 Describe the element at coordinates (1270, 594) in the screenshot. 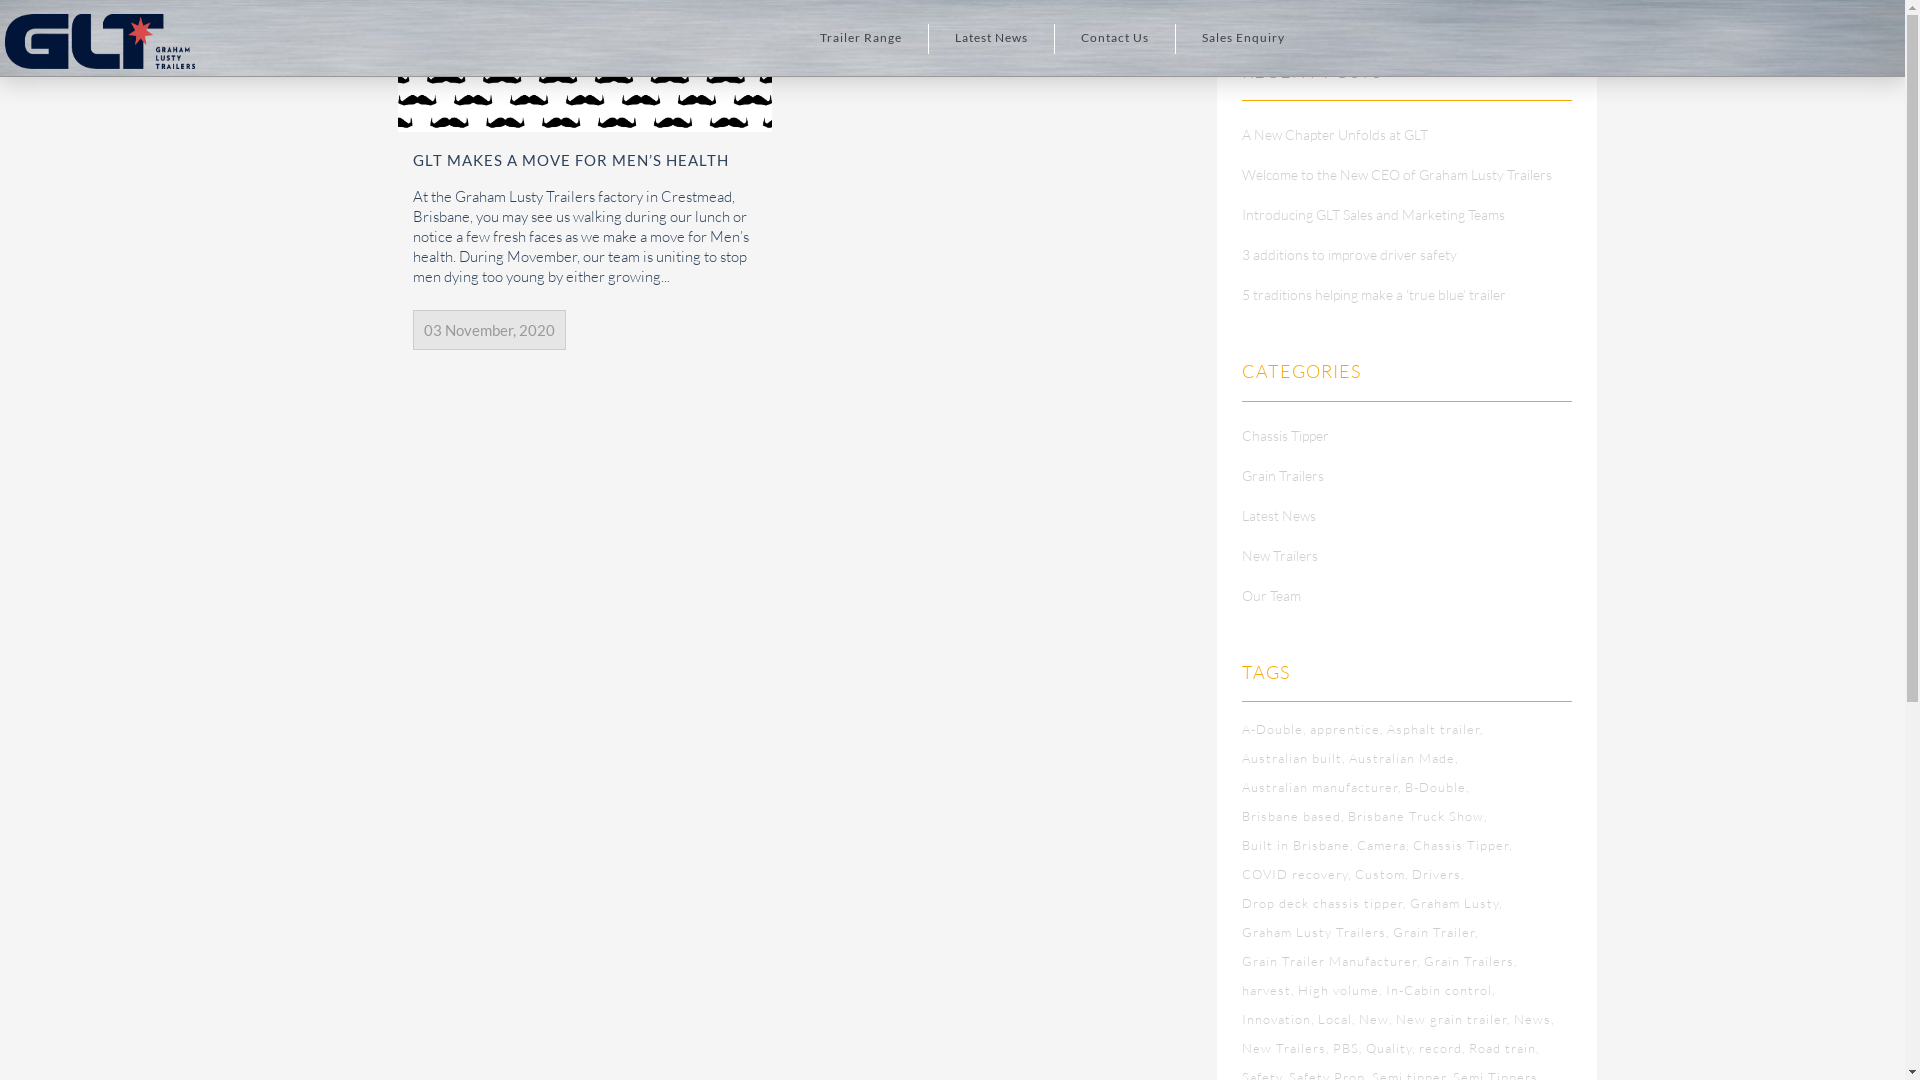

I see `'Our Team'` at that location.